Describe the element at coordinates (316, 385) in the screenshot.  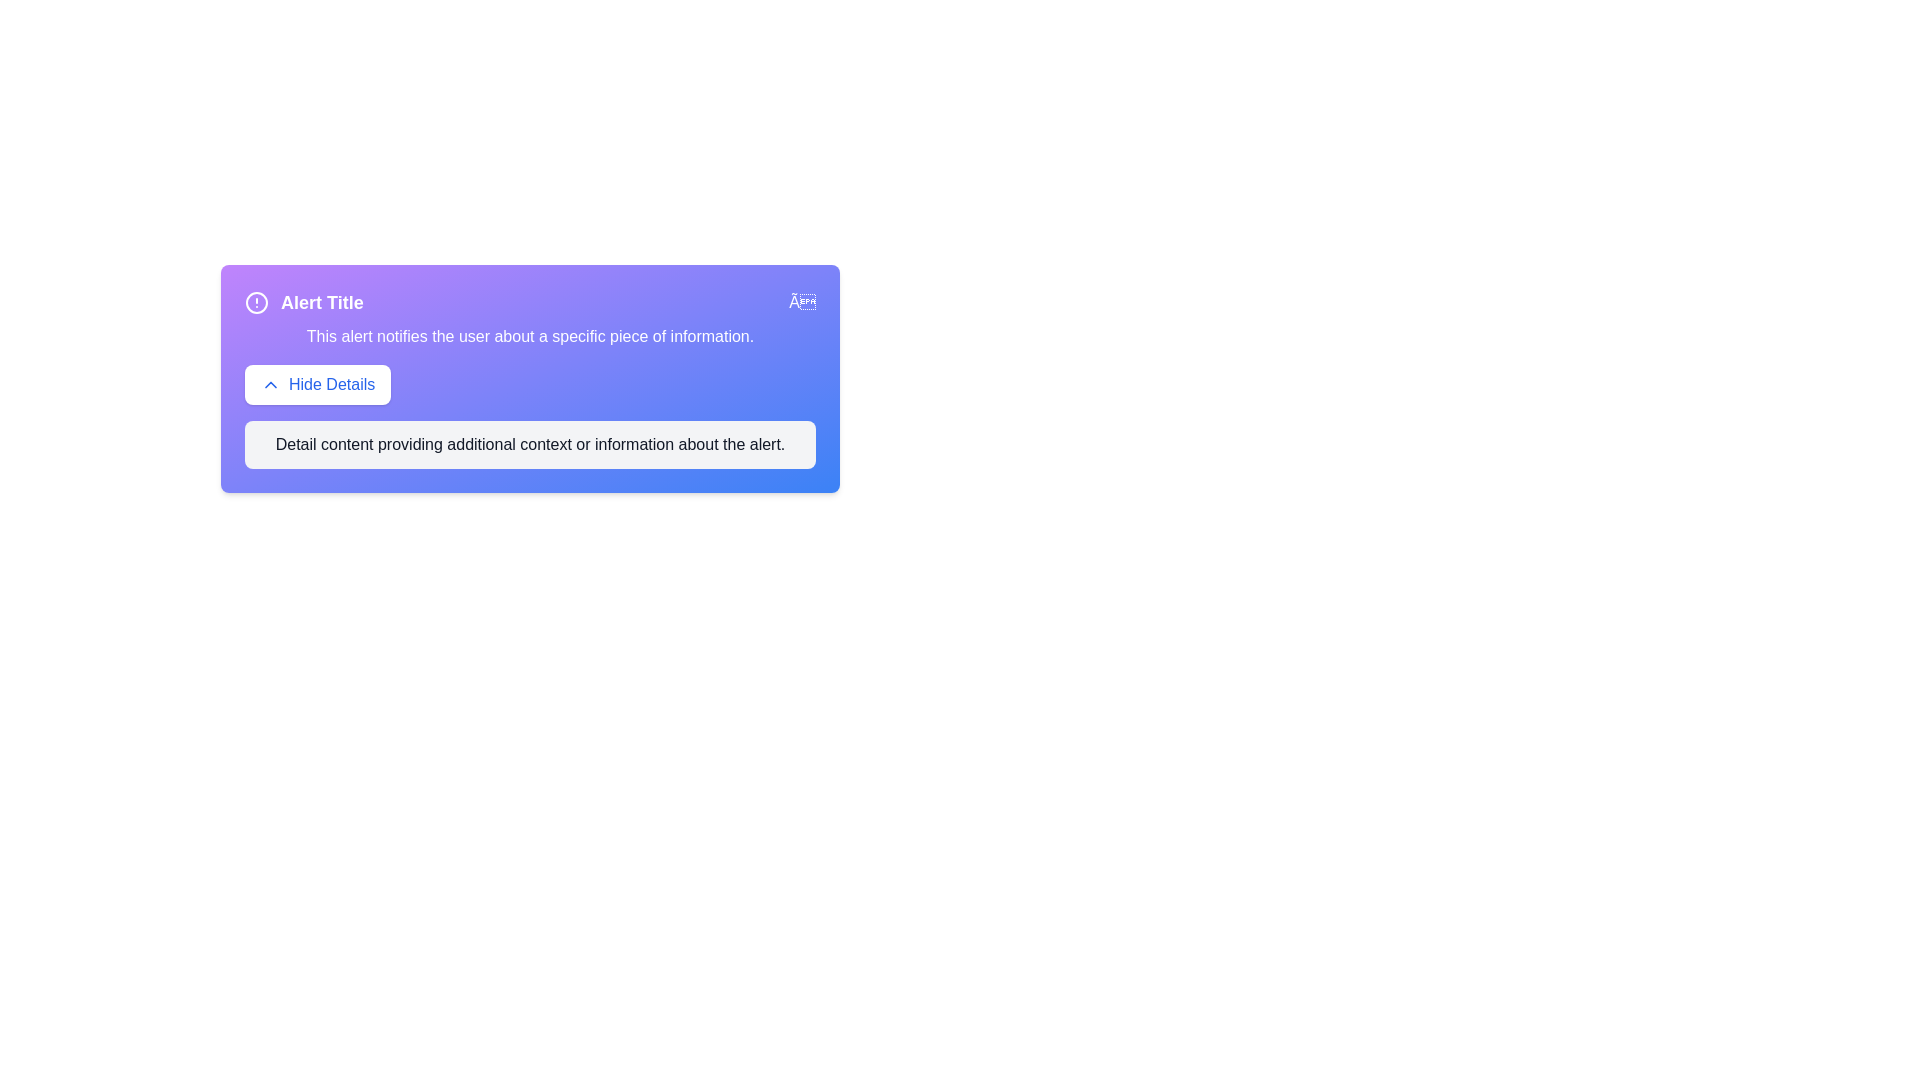
I see `the 'Hide Details' button to toggle the visibility of the details section` at that location.